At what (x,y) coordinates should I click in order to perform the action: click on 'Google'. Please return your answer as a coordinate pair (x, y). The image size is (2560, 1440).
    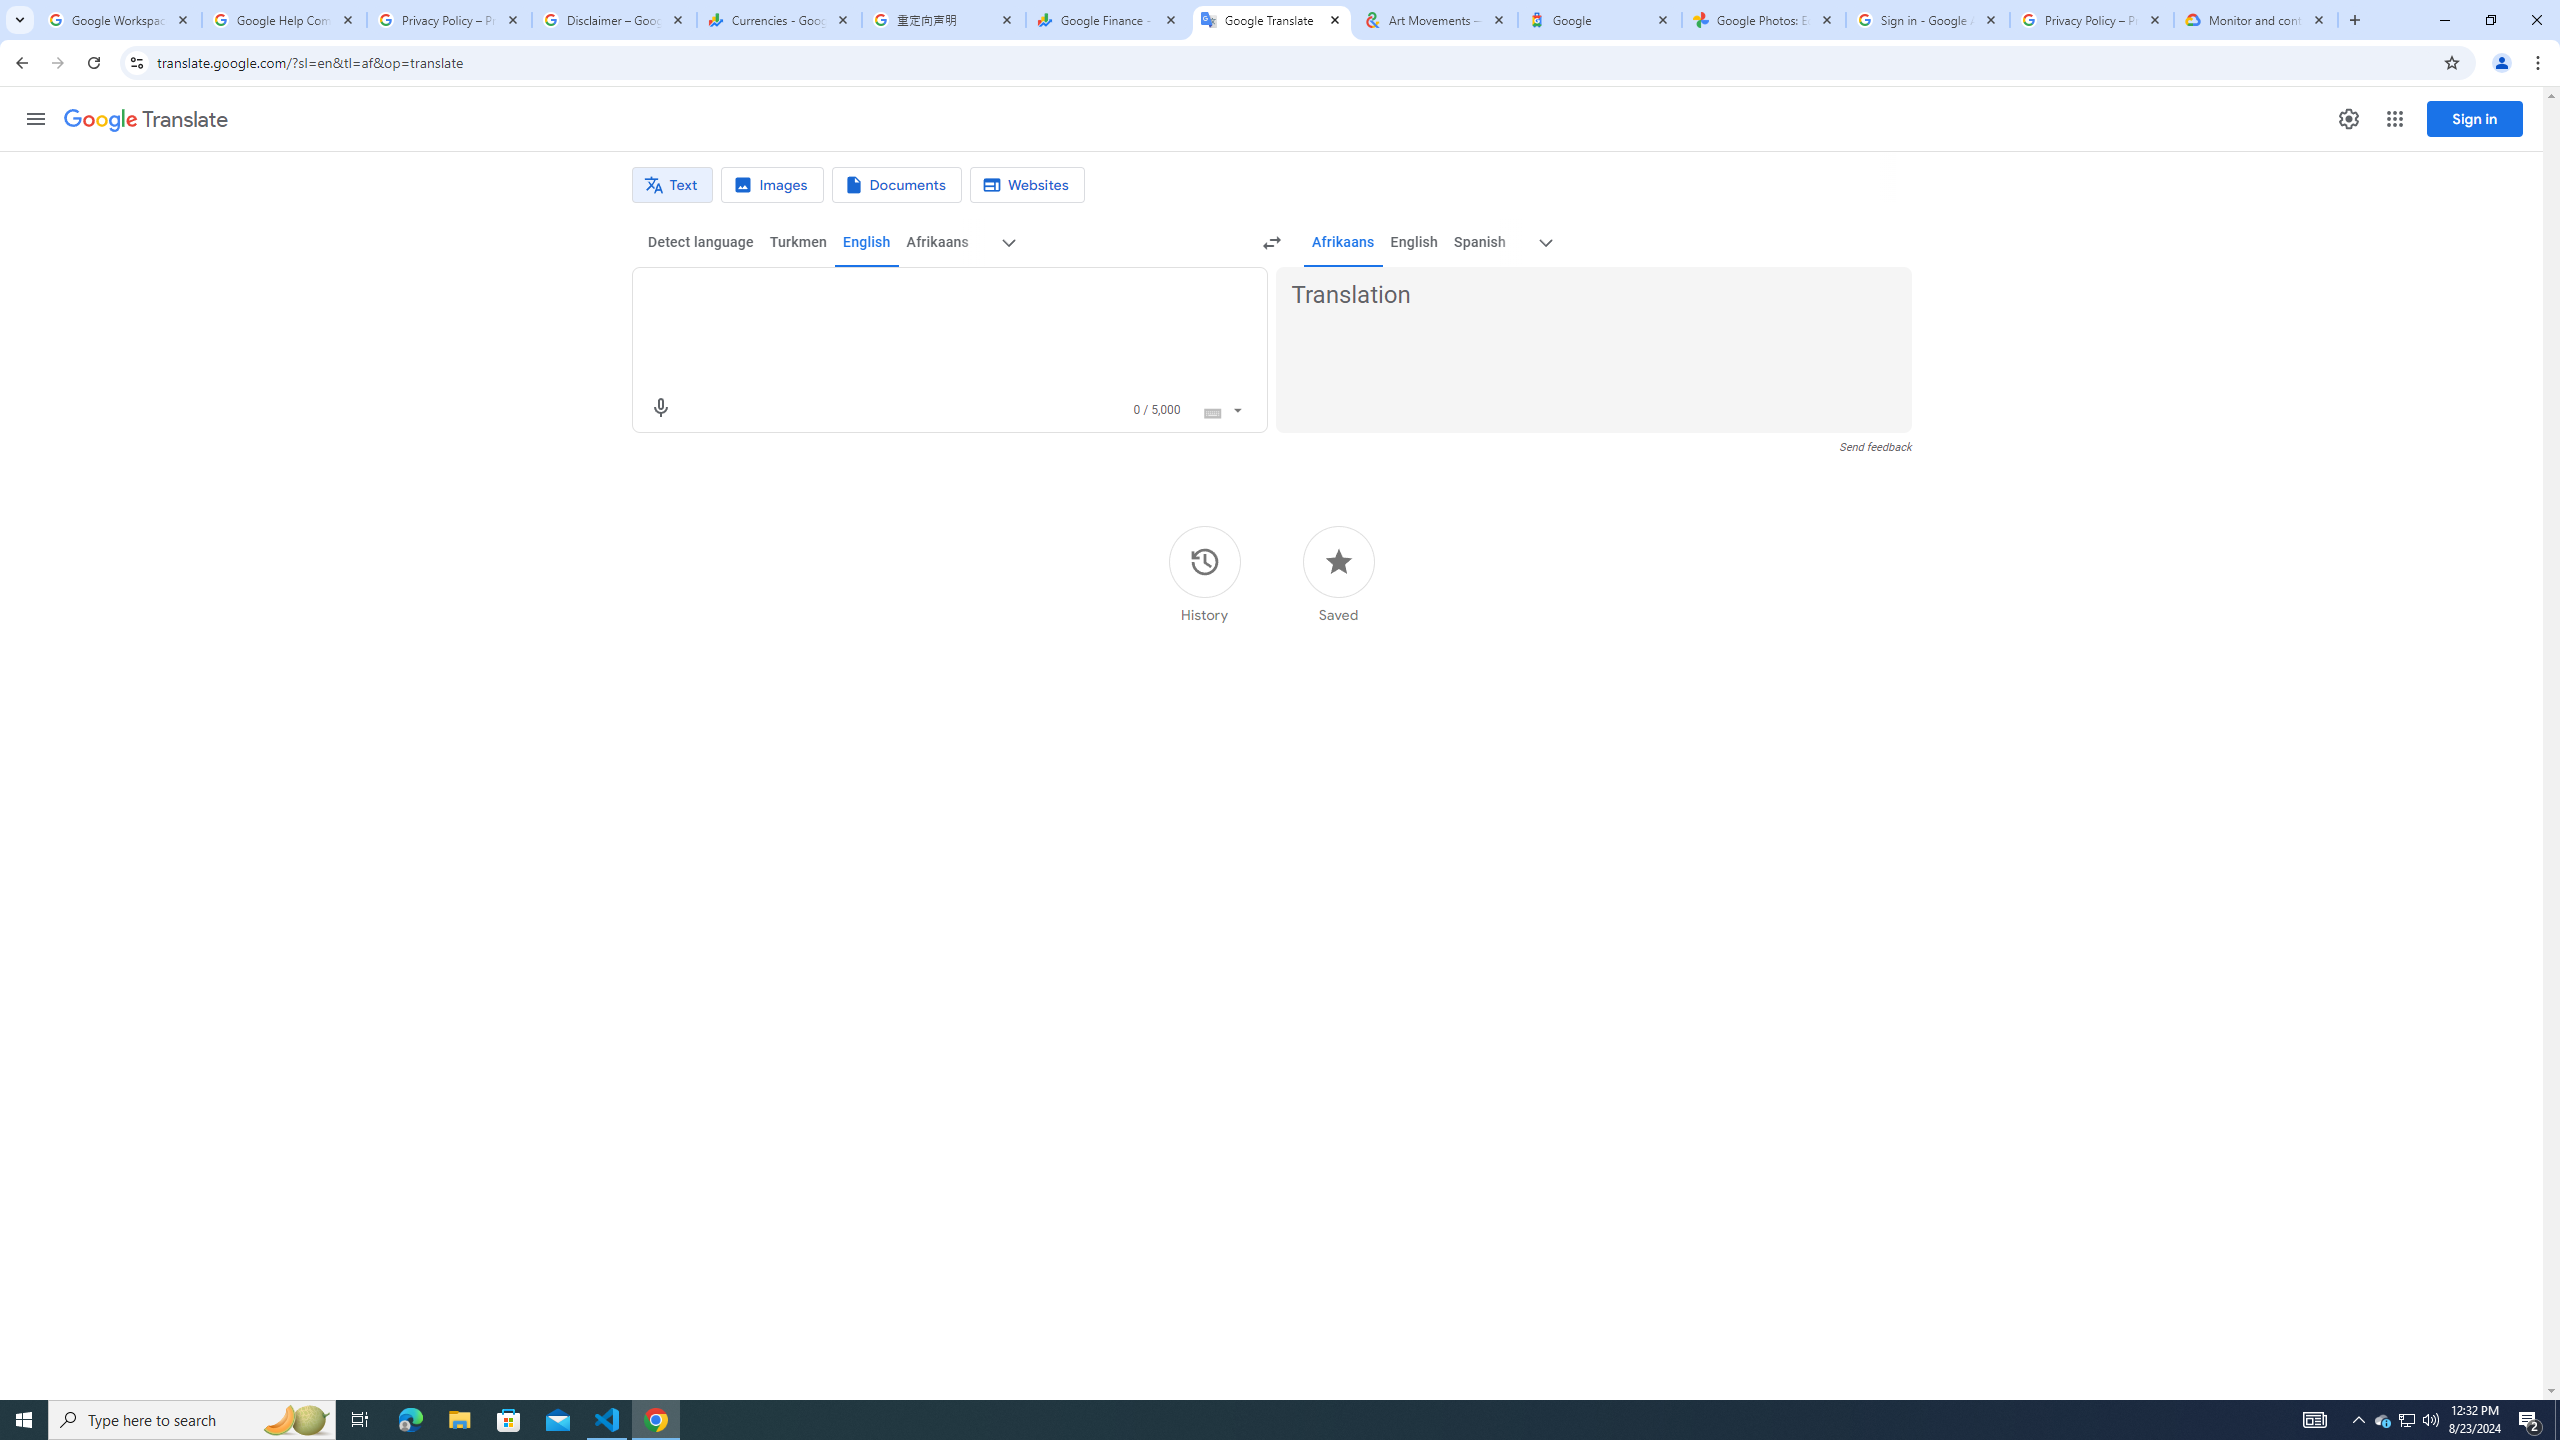
    Looking at the image, I should click on (1599, 19).